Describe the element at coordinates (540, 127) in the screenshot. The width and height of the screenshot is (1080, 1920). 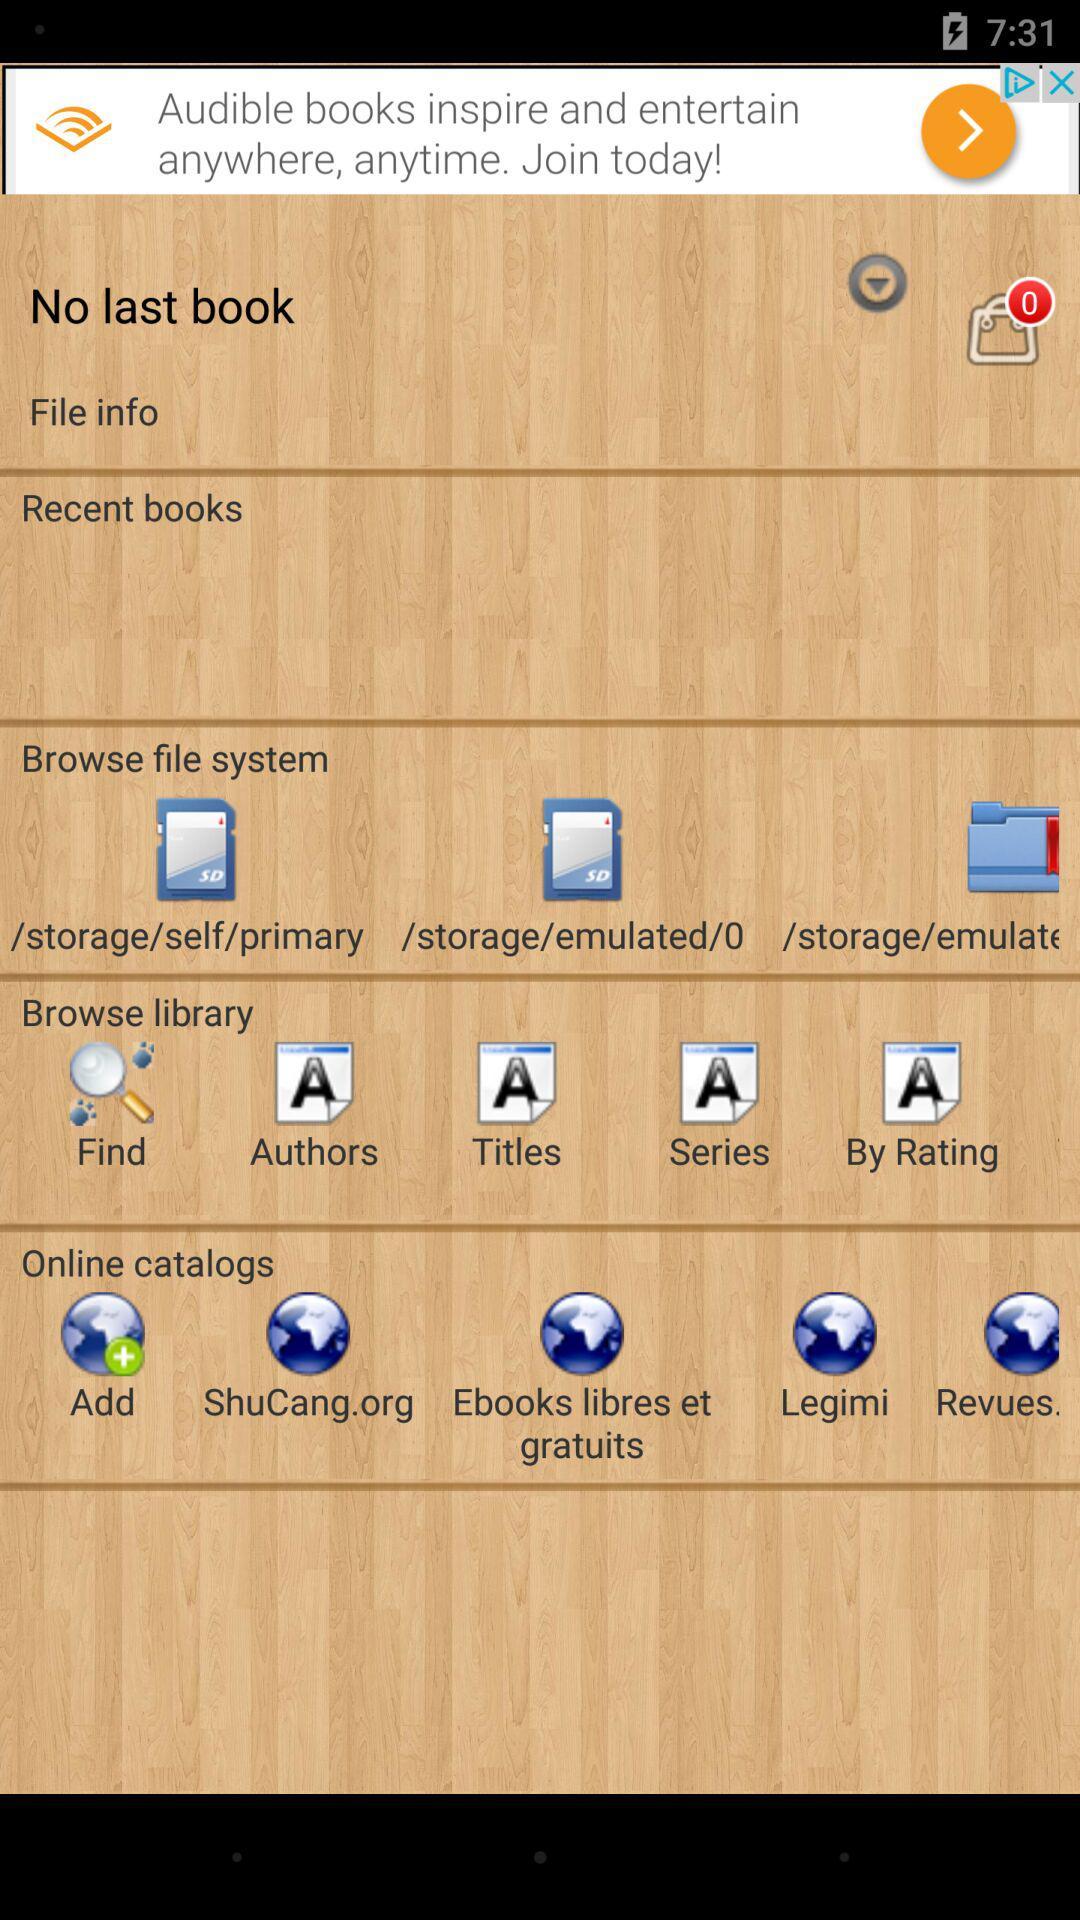
I see `adverstment button link` at that location.